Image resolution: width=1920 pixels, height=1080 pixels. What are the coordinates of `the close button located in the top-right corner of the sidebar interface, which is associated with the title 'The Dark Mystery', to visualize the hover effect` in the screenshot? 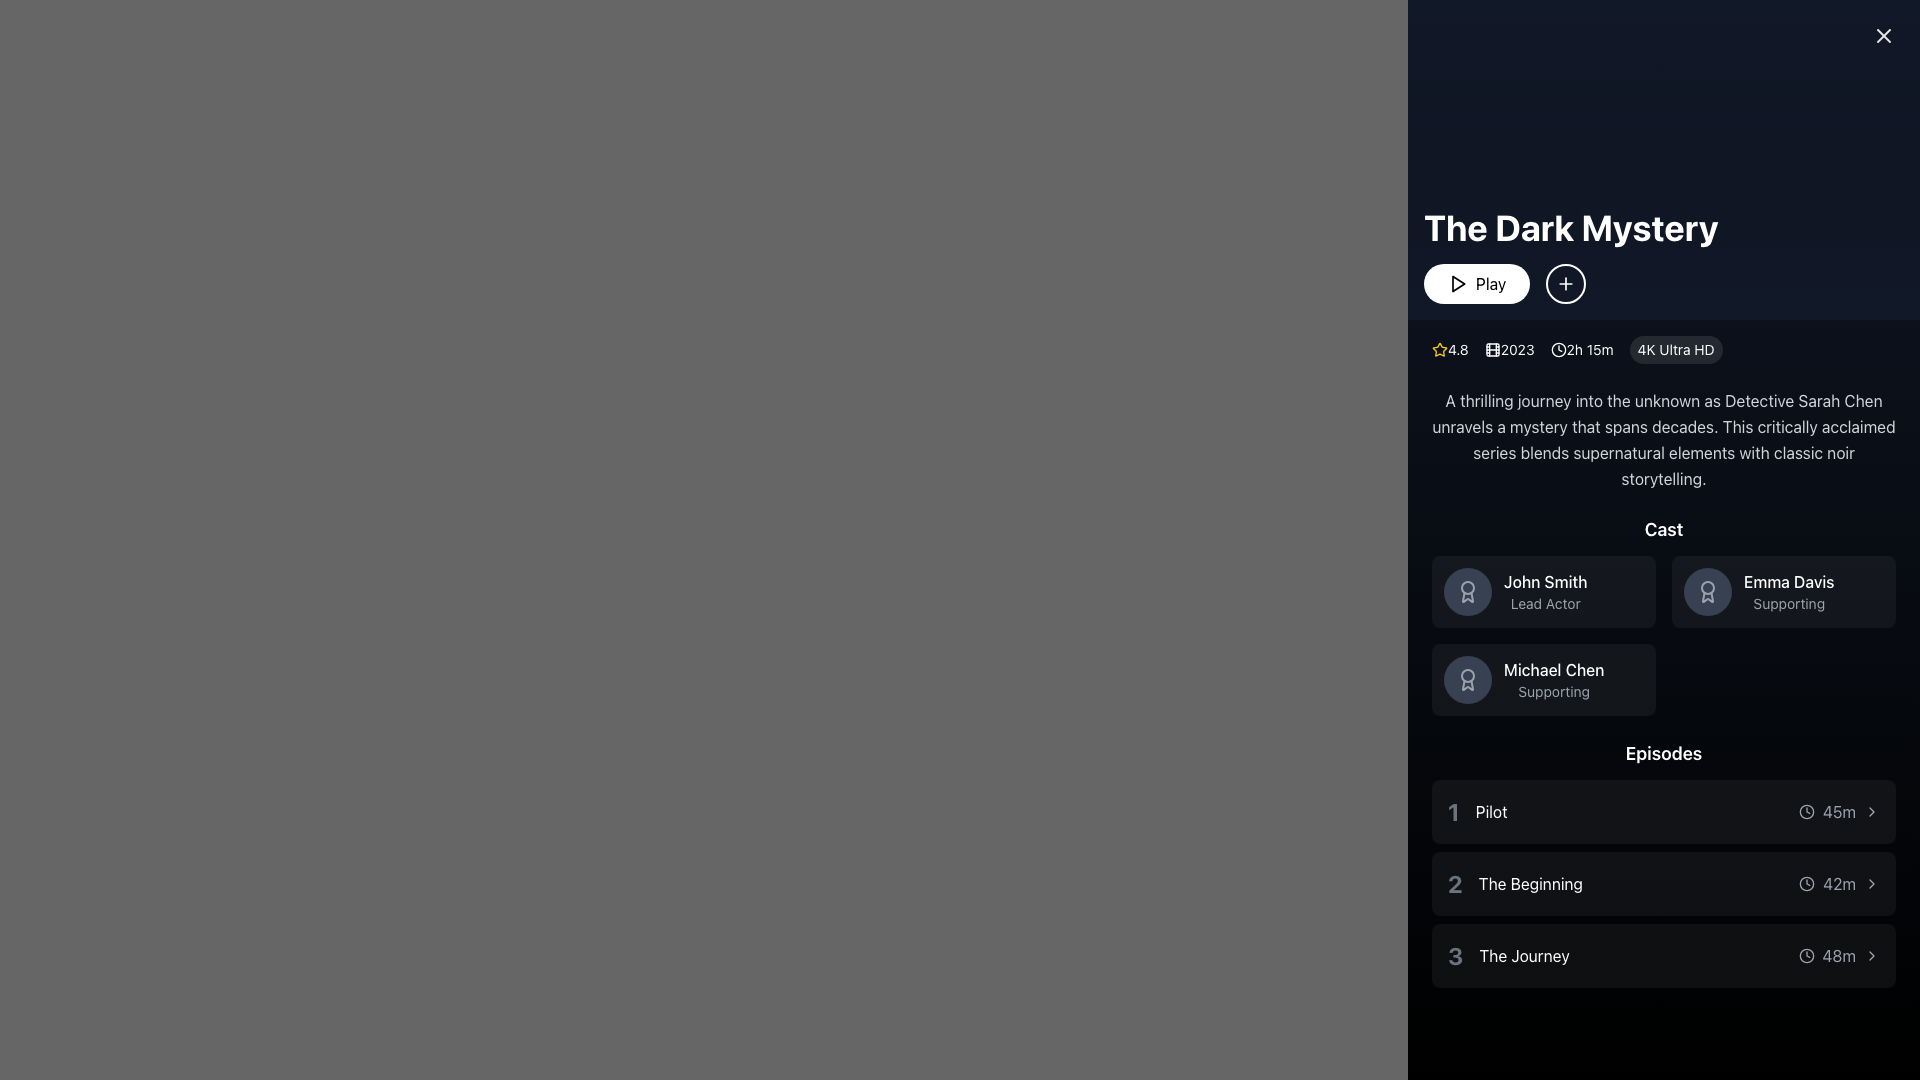 It's located at (1882, 35).